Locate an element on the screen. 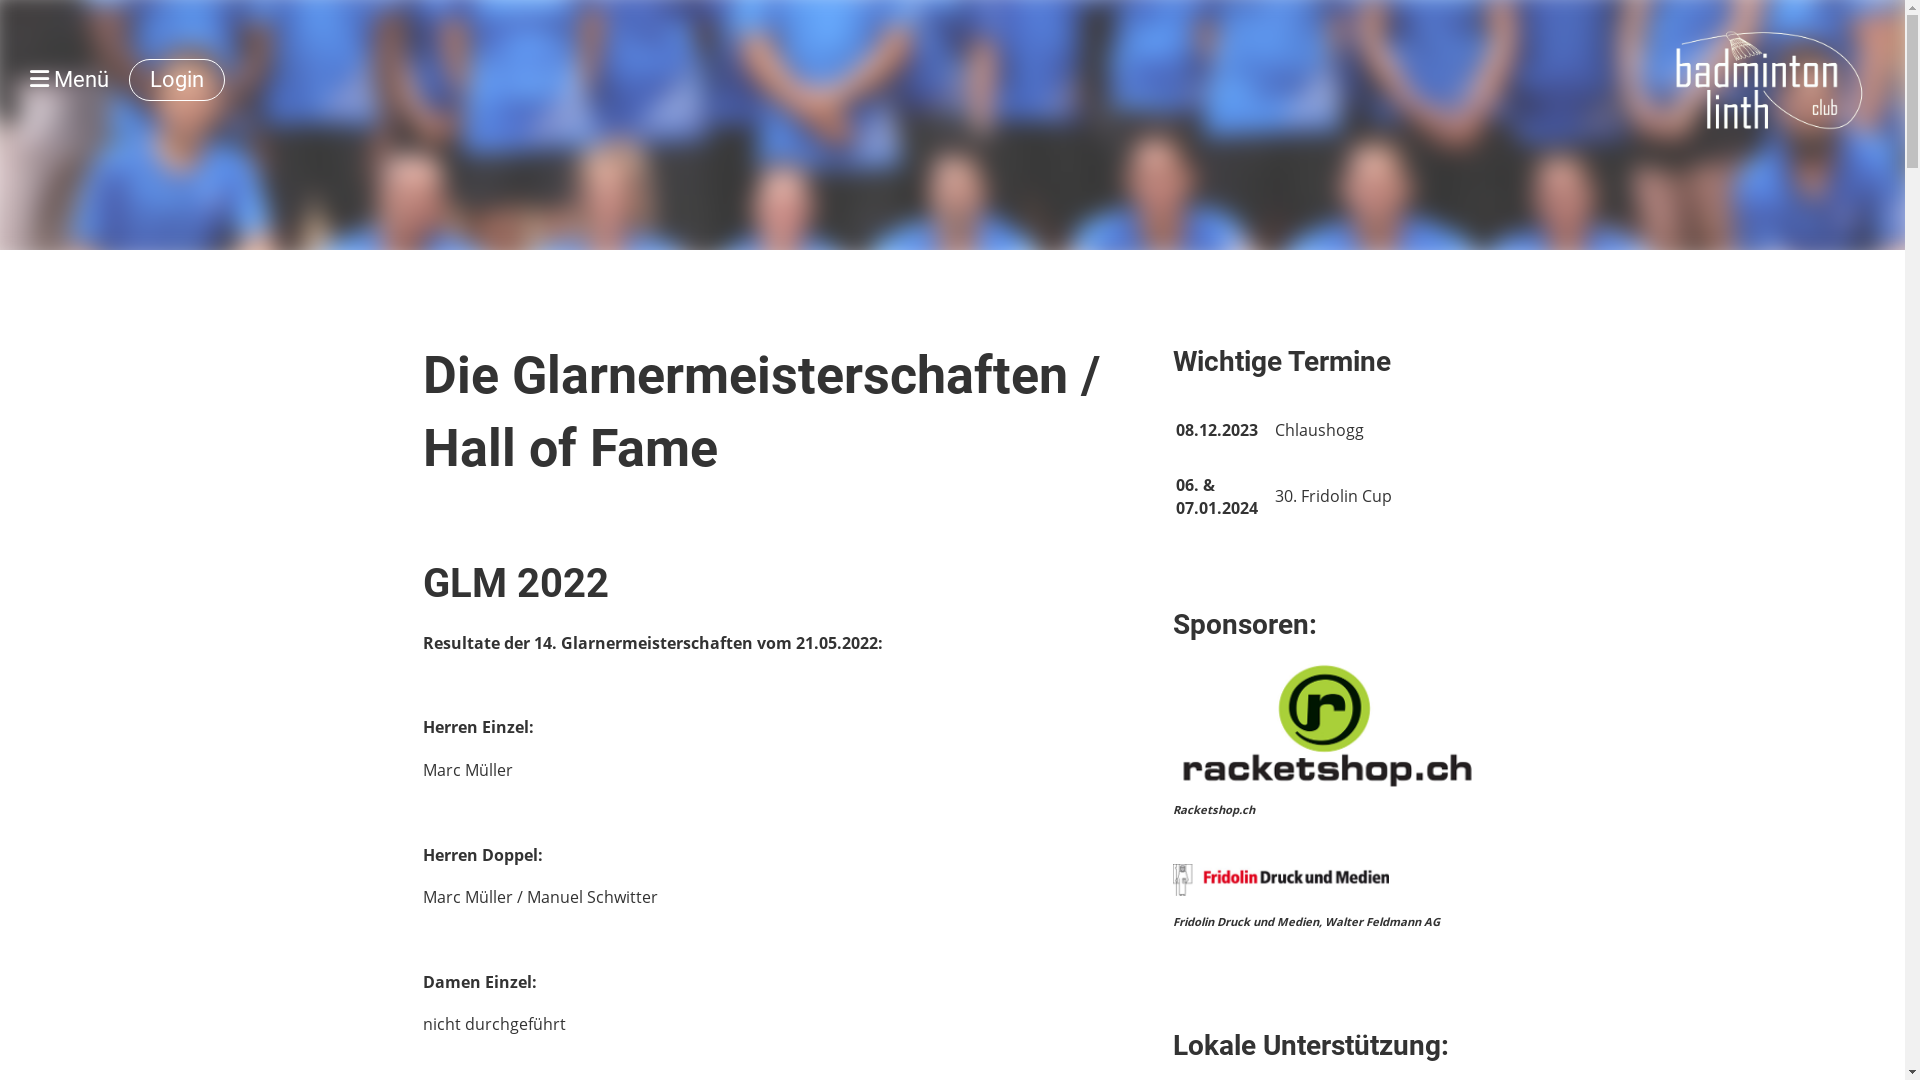 This screenshot has height=1080, width=1920. 'Login' is located at coordinates (177, 79).